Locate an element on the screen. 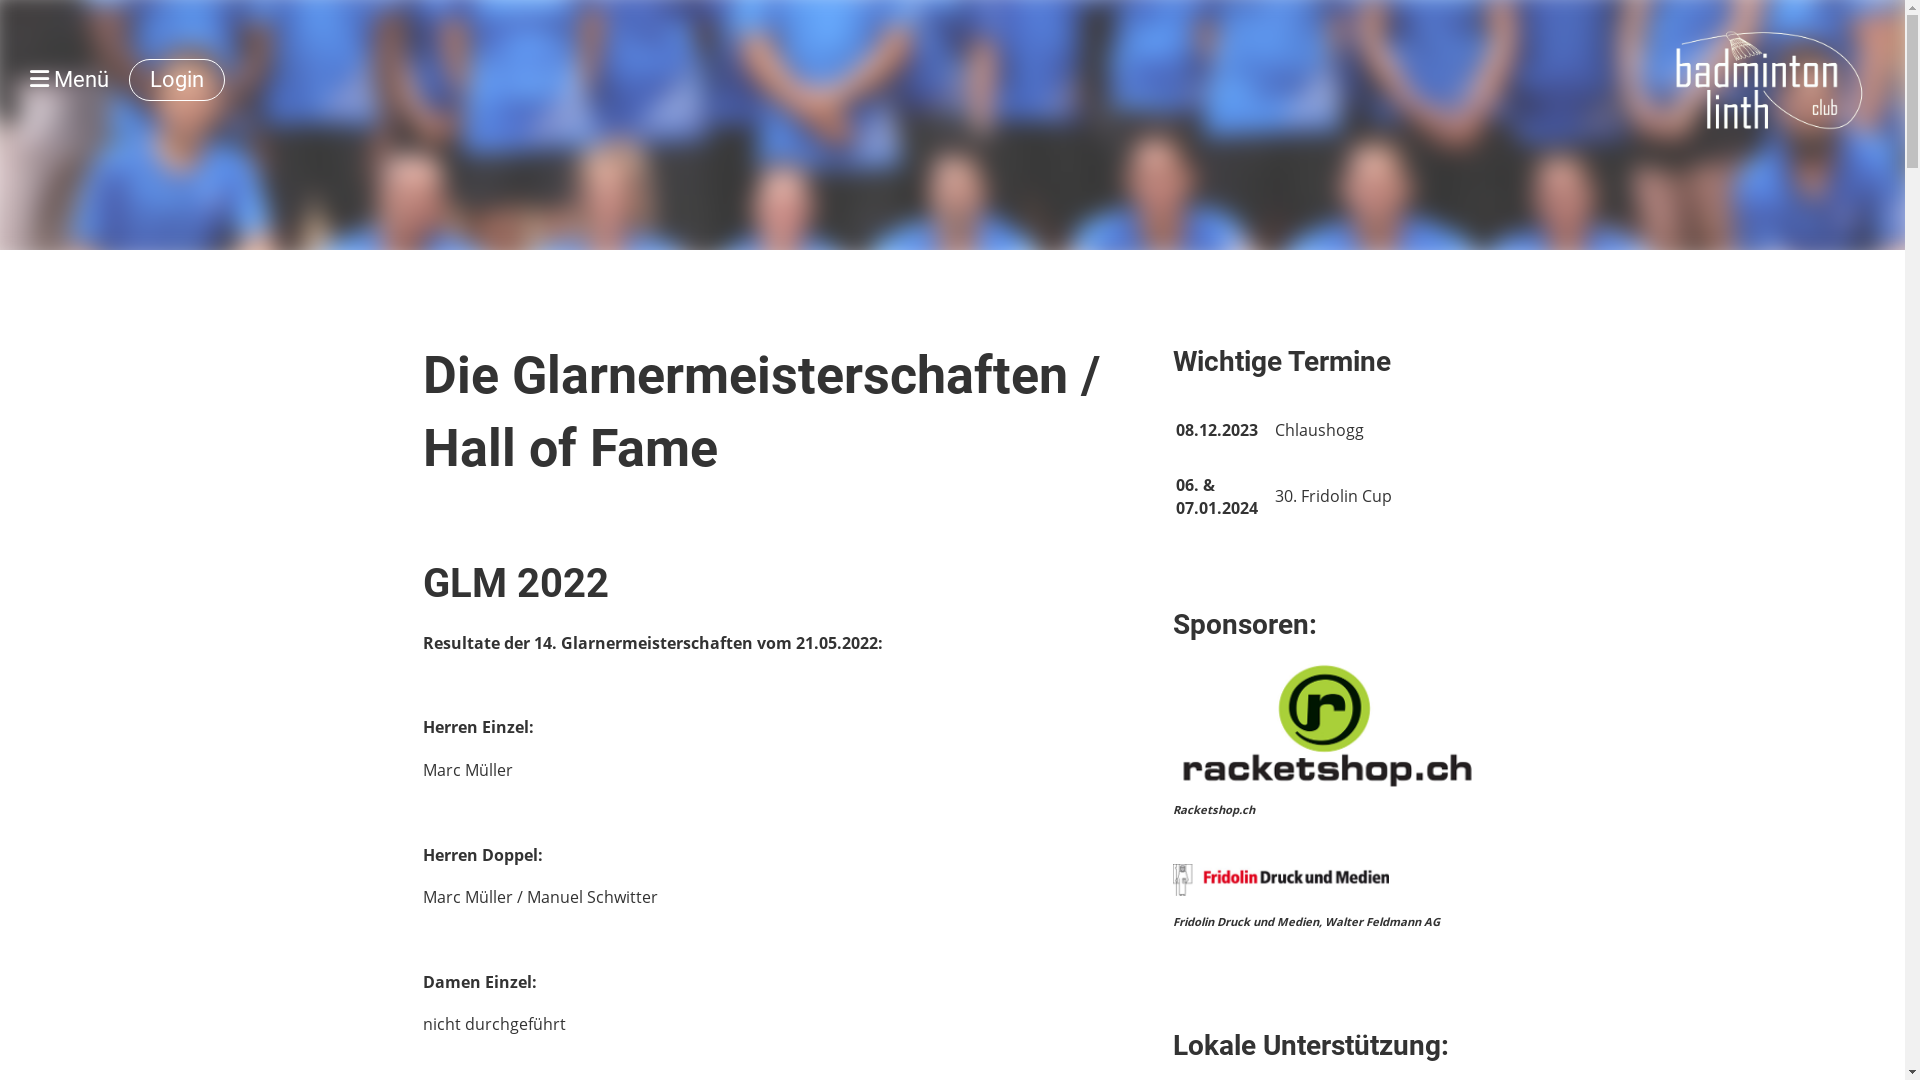 This screenshot has height=1080, width=1920. 'Login' is located at coordinates (177, 79).